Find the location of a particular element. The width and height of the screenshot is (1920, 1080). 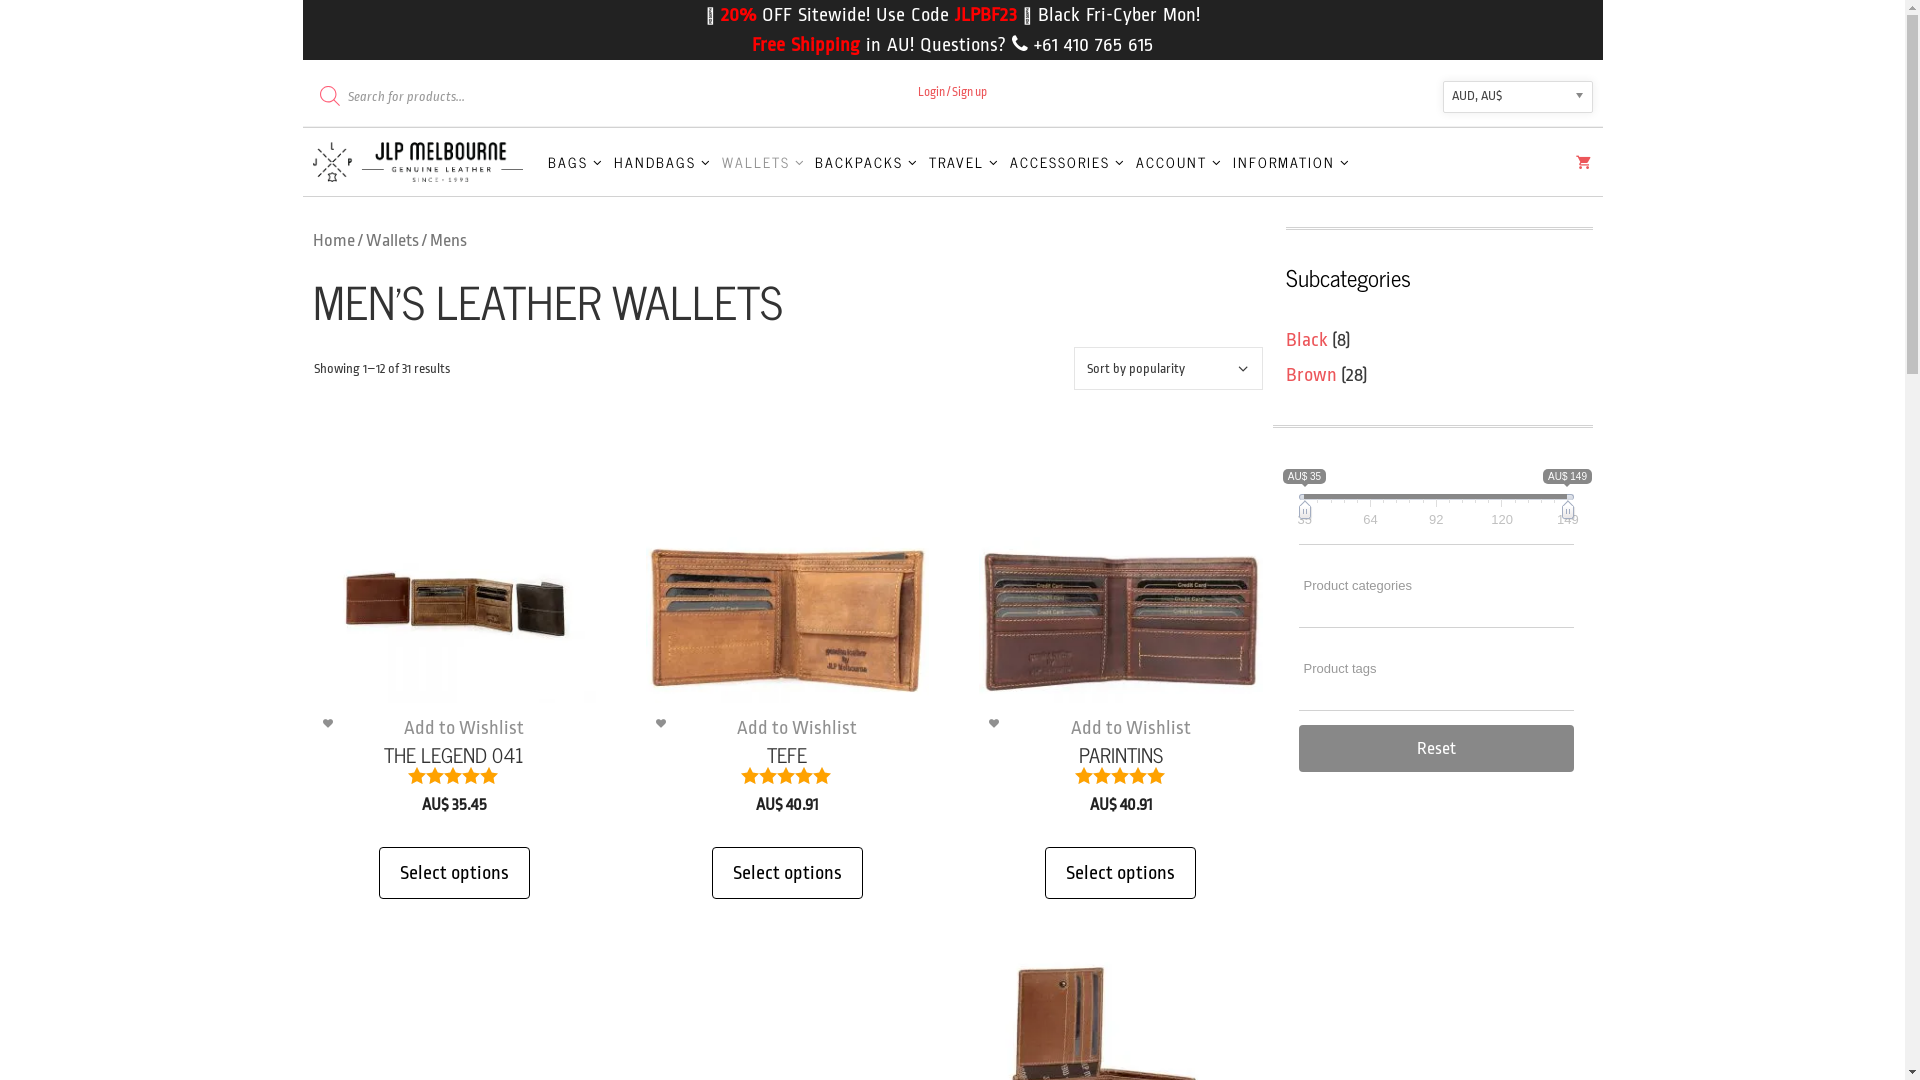

'INFORMATION' is located at coordinates (1227, 161).